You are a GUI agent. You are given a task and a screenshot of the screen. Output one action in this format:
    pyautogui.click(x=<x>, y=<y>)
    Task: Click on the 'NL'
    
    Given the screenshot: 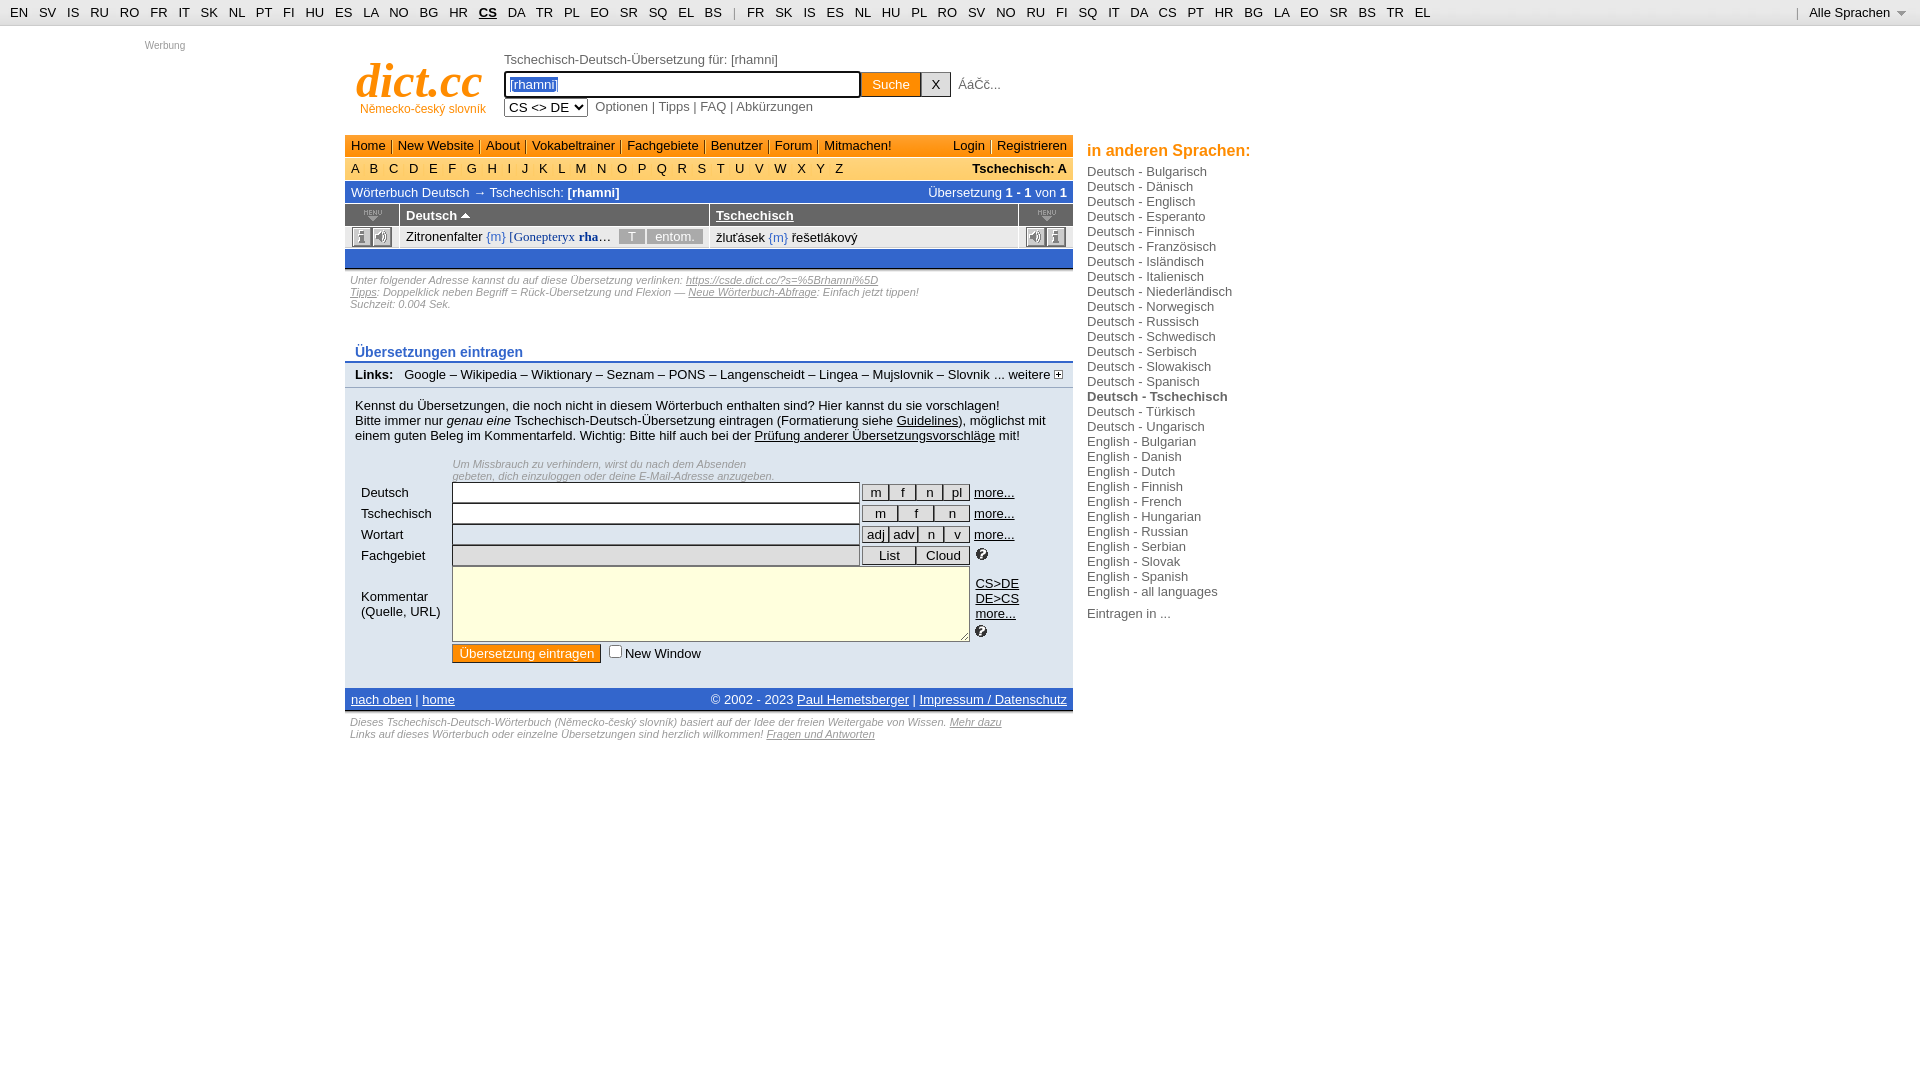 What is the action you would take?
    pyautogui.click(x=236, y=12)
    